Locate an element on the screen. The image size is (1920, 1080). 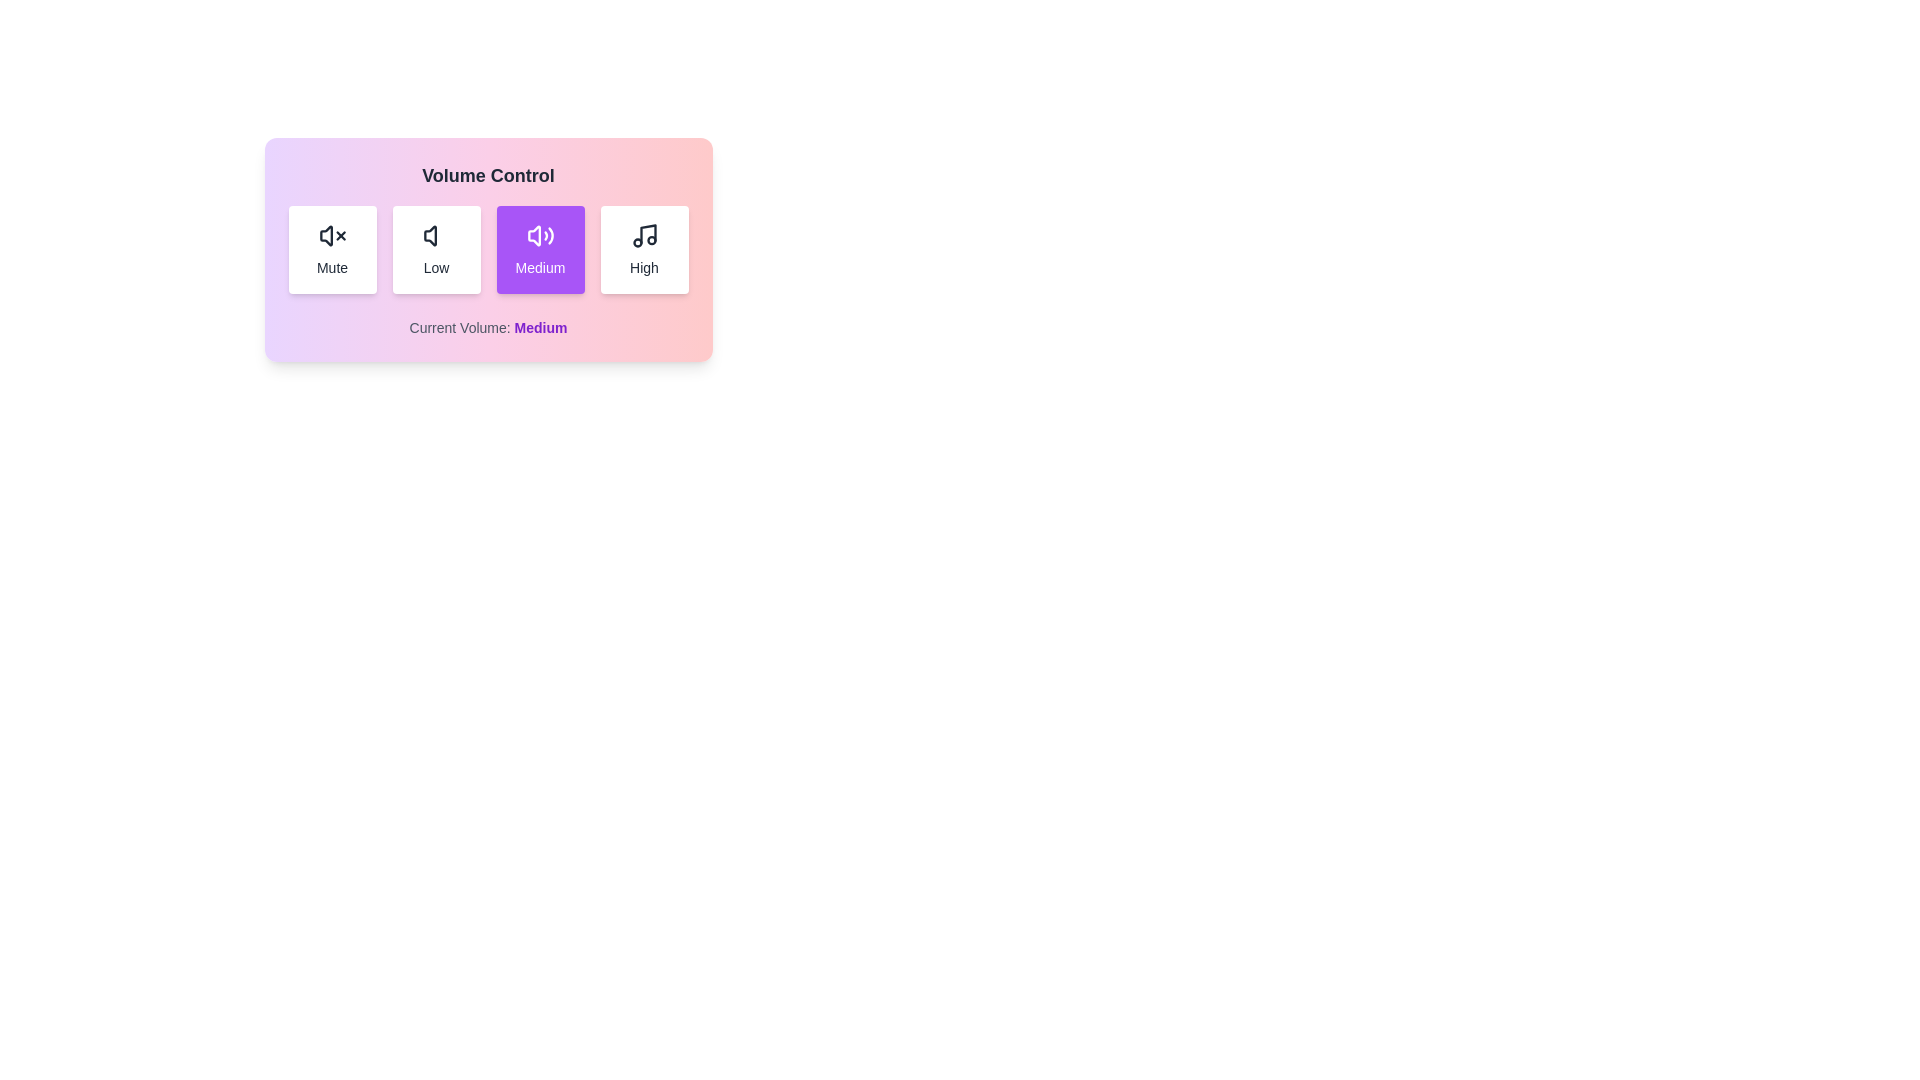
the high button to observe the hover effect is located at coordinates (644, 249).